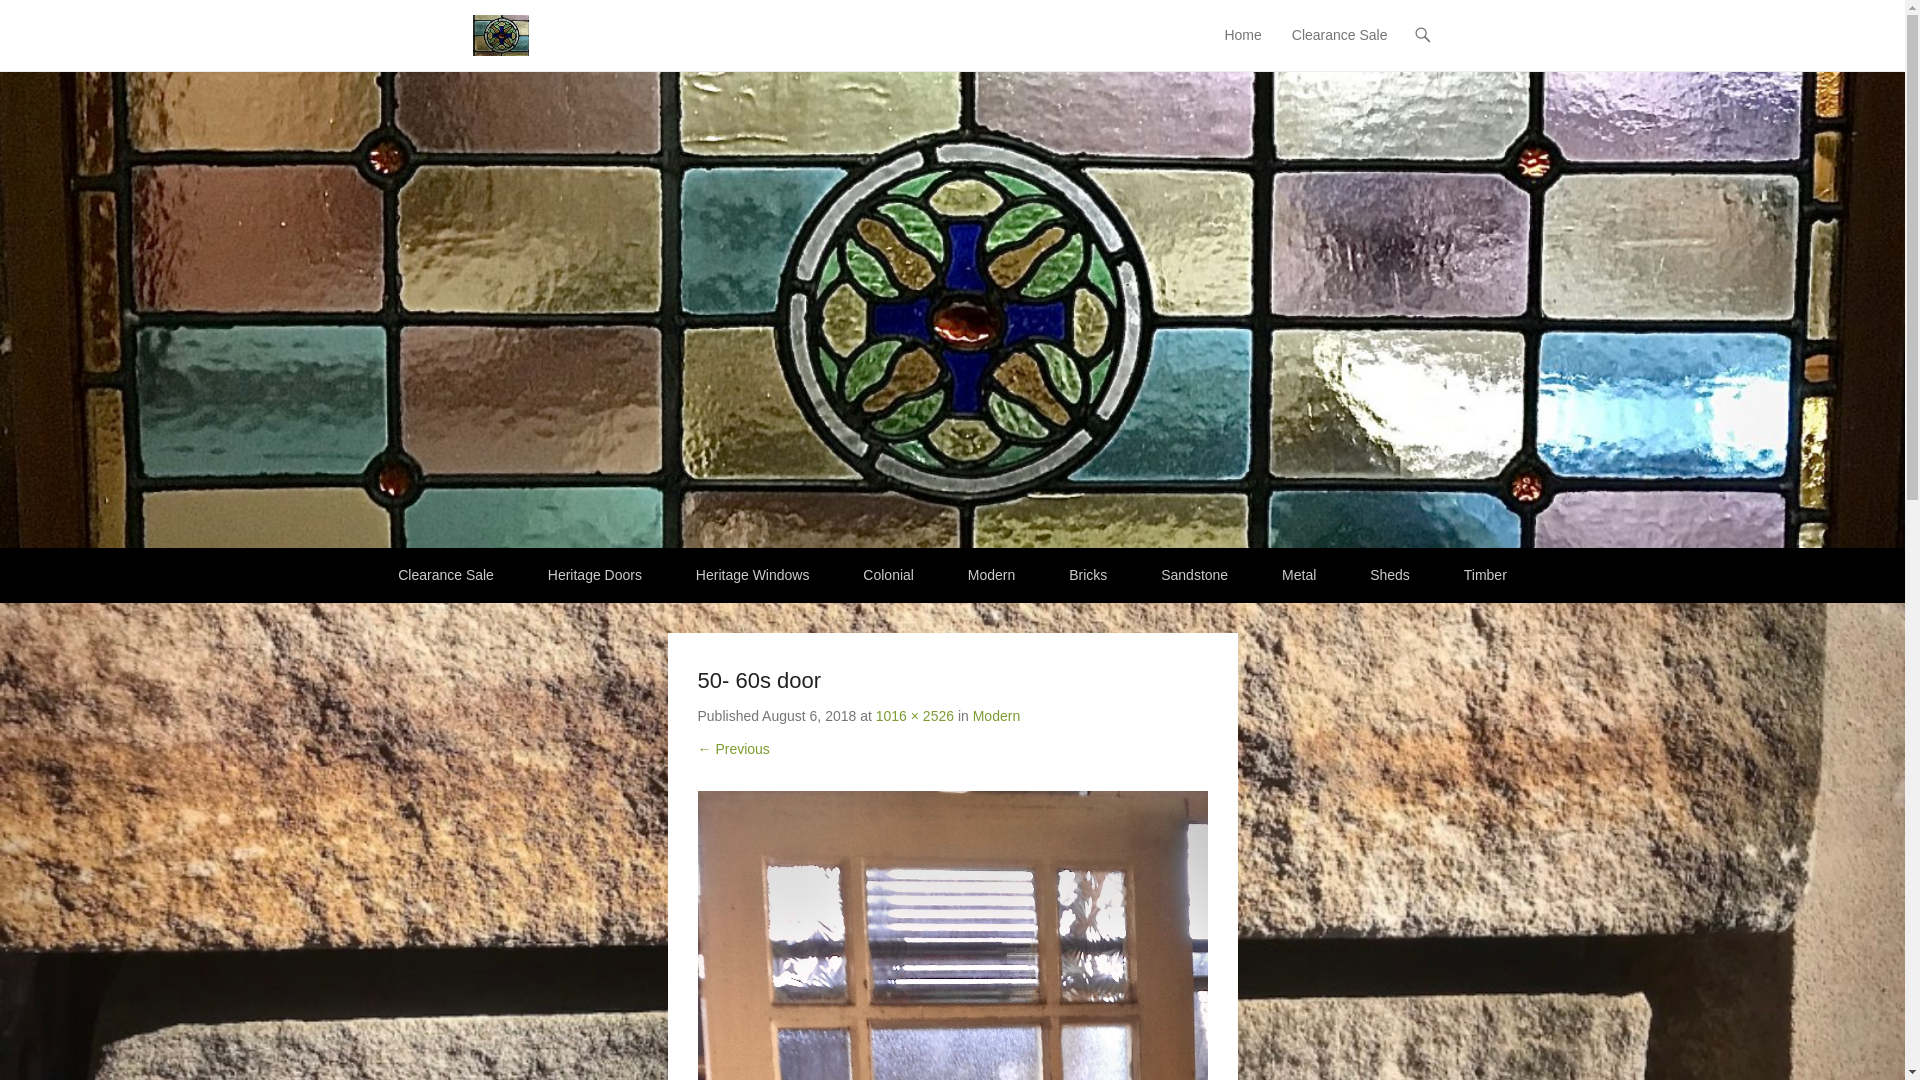 Image resolution: width=1920 pixels, height=1080 pixels. I want to click on 'Colonial', so click(887, 575).